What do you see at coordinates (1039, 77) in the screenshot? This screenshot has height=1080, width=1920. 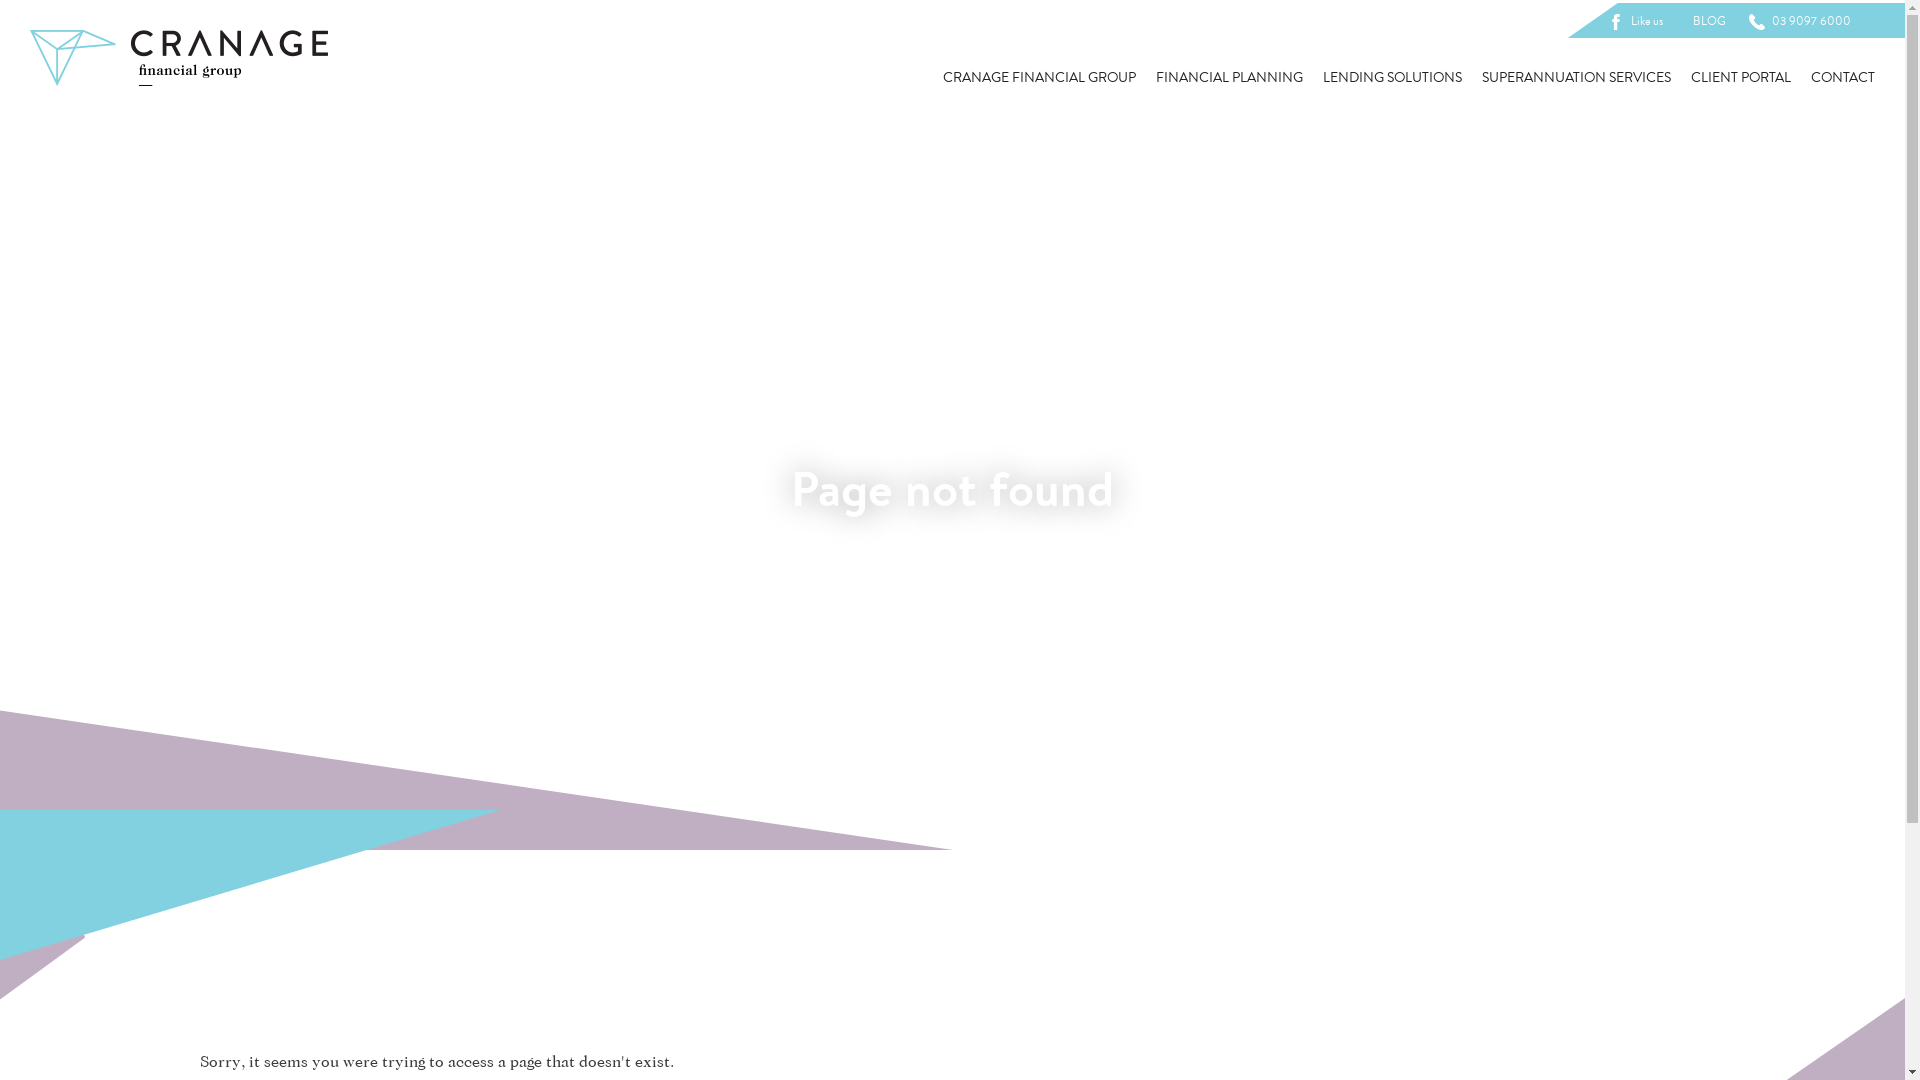 I see `'CRANAGE FINANCIAL GROUP'` at bounding box center [1039, 77].